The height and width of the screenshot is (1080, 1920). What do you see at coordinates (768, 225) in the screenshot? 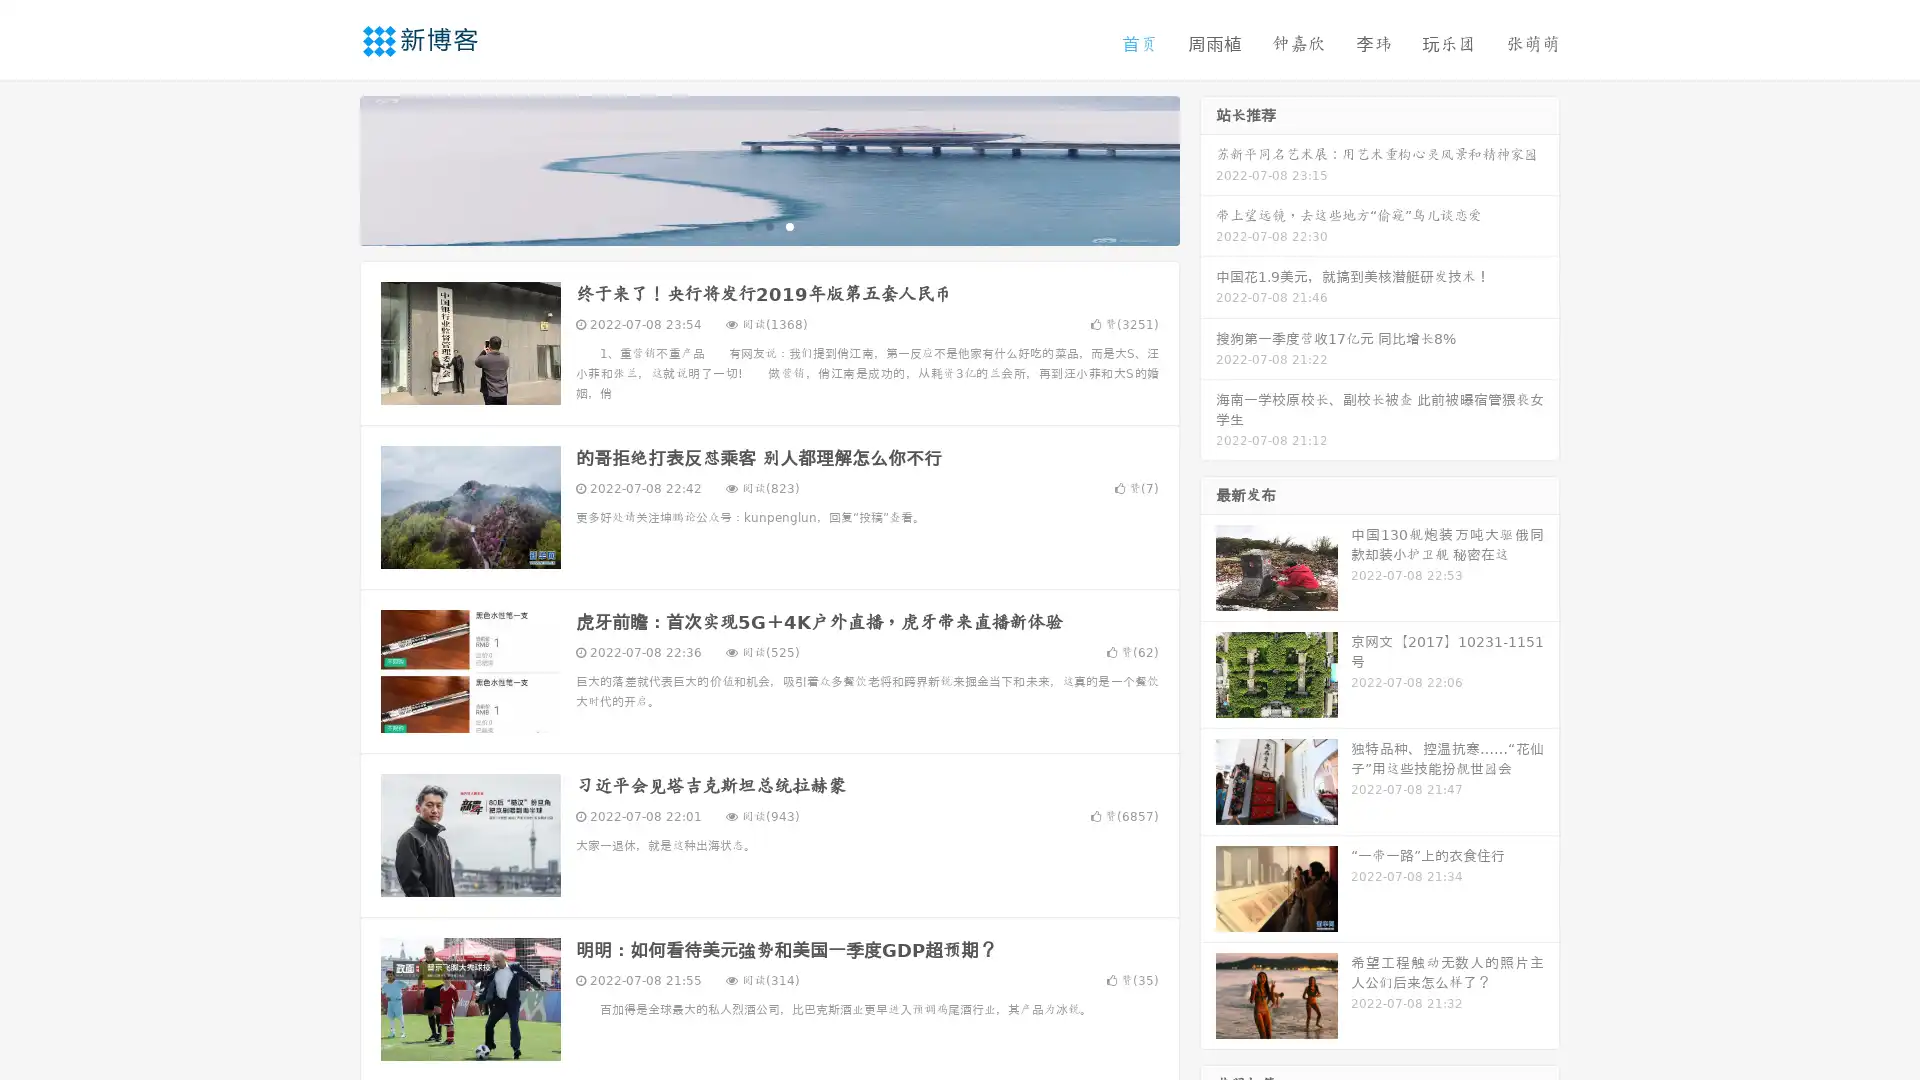
I see `Go to slide 2` at bounding box center [768, 225].